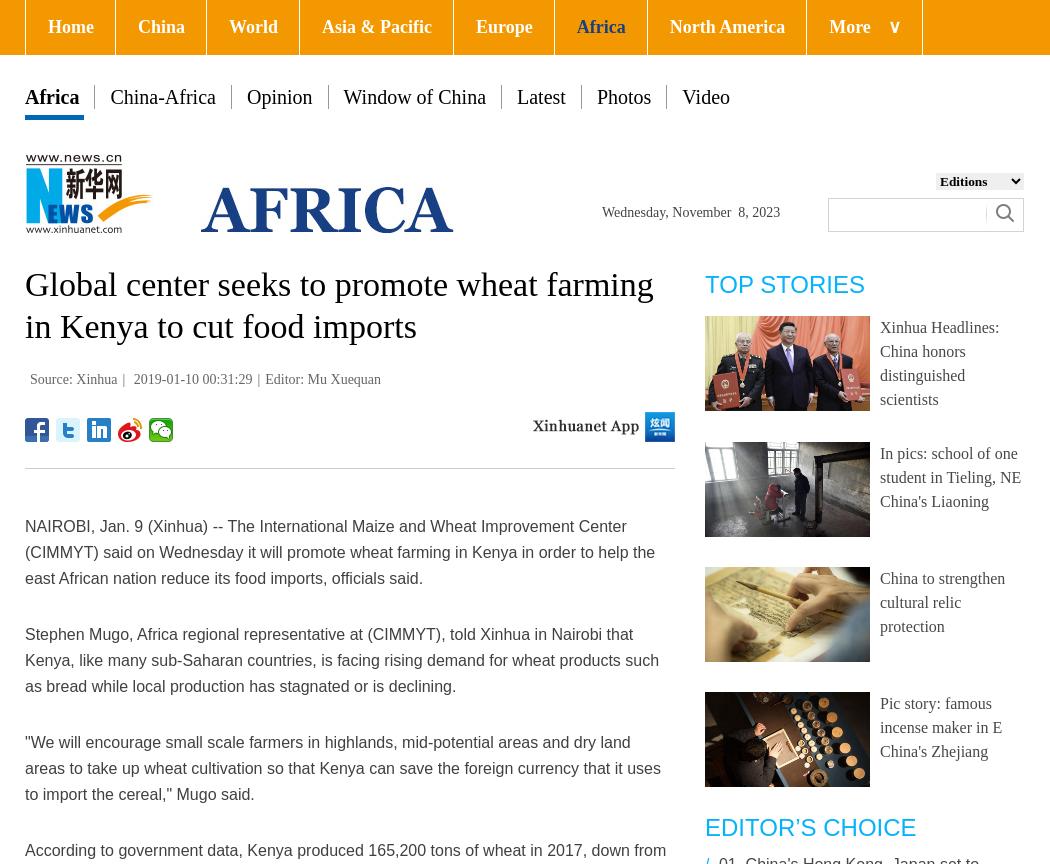  What do you see at coordinates (503, 26) in the screenshot?
I see `'Europe'` at bounding box center [503, 26].